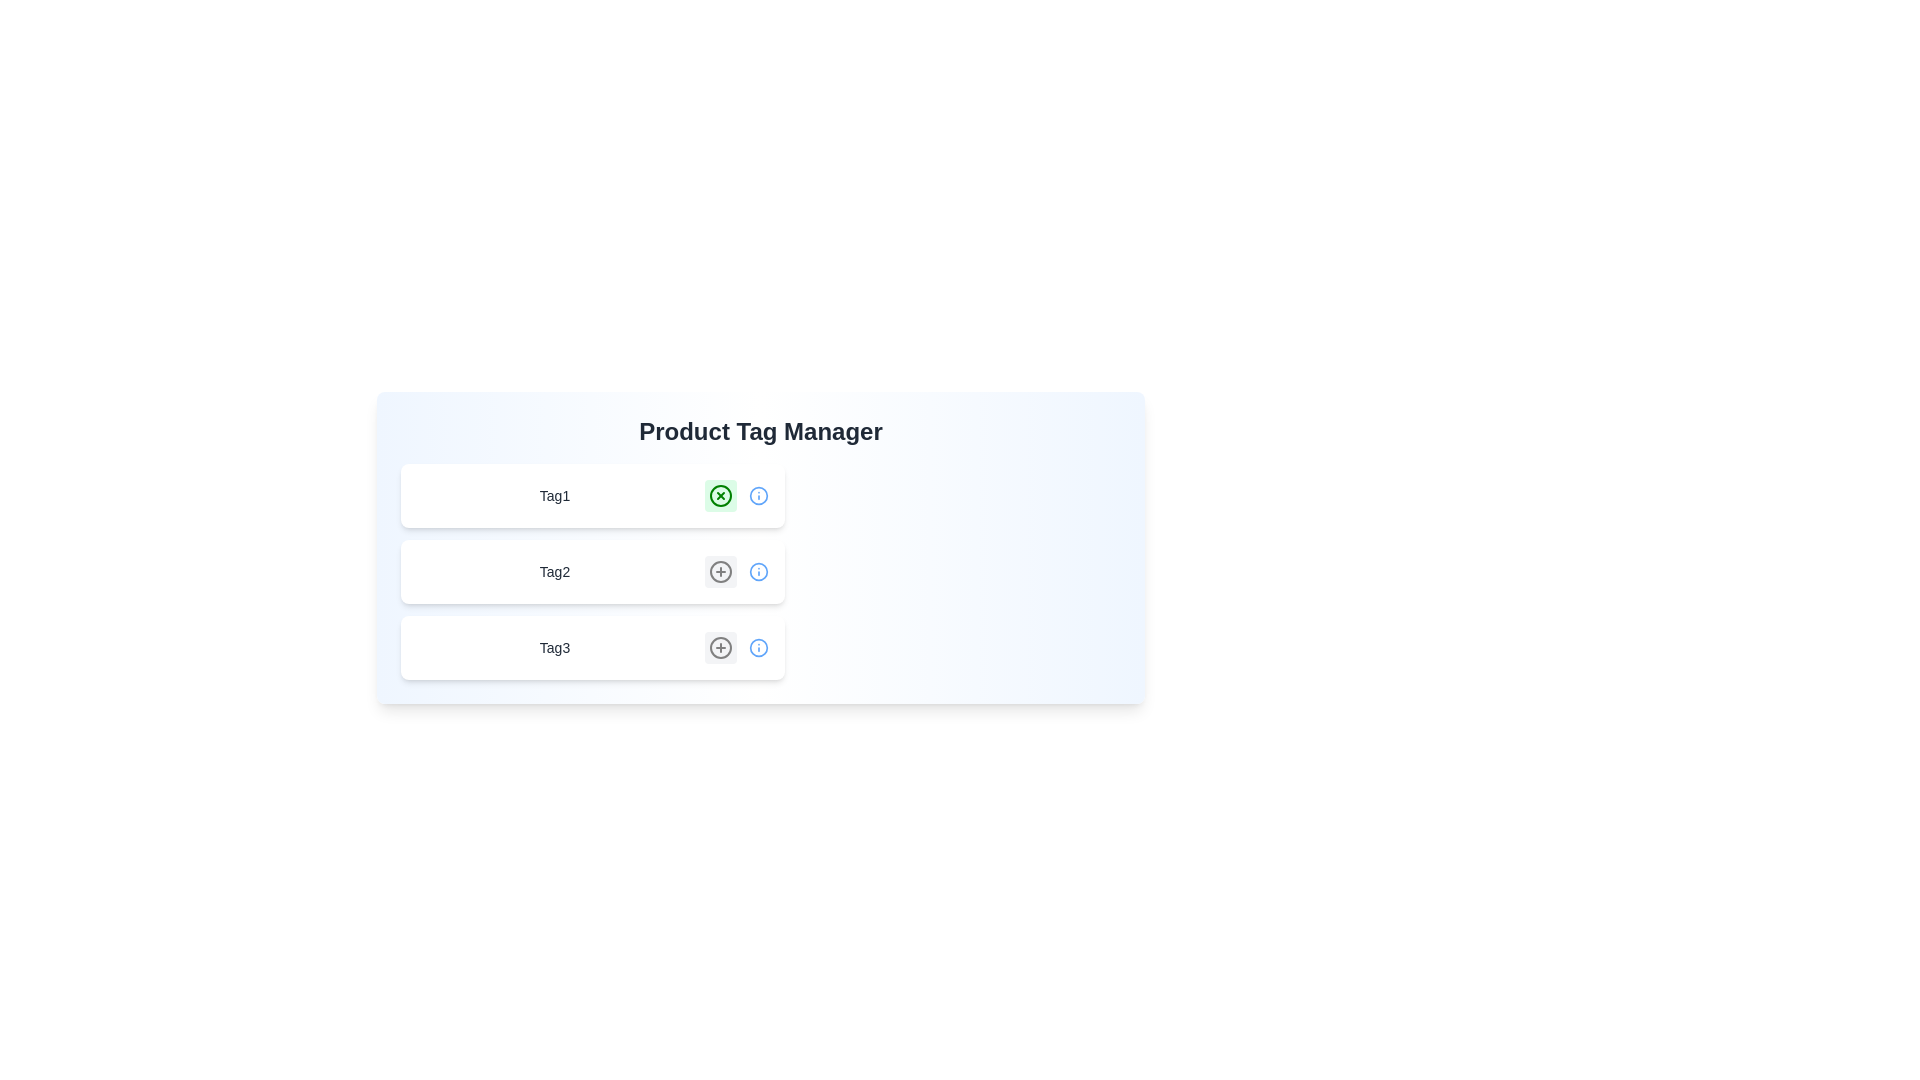 Image resolution: width=1920 pixels, height=1080 pixels. What do you see at coordinates (757, 495) in the screenshot?
I see `the information icon for Tag1 to view its description` at bounding box center [757, 495].